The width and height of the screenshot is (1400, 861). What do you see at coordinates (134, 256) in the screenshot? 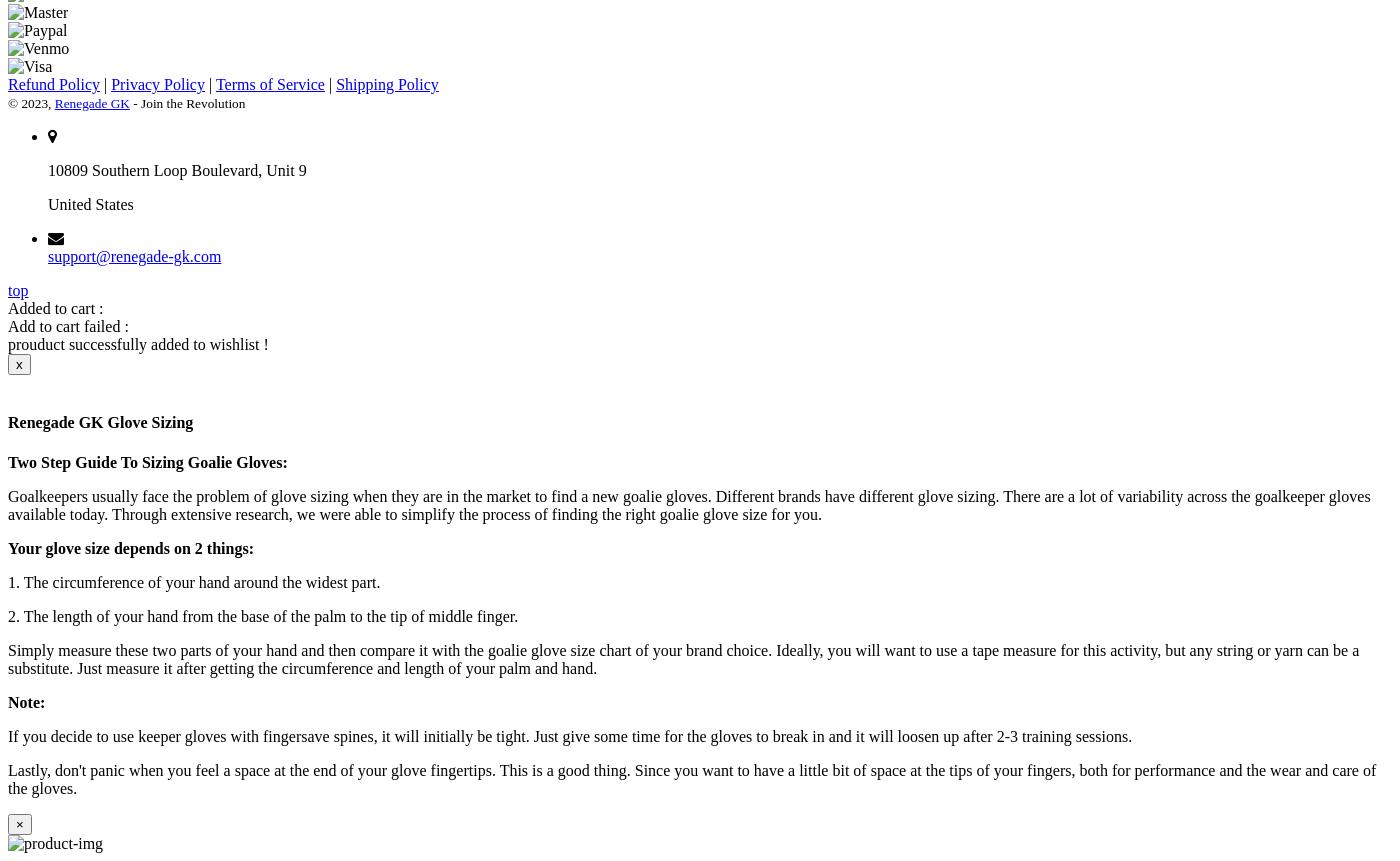
I see `'support@renegade-gk.com'` at bounding box center [134, 256].